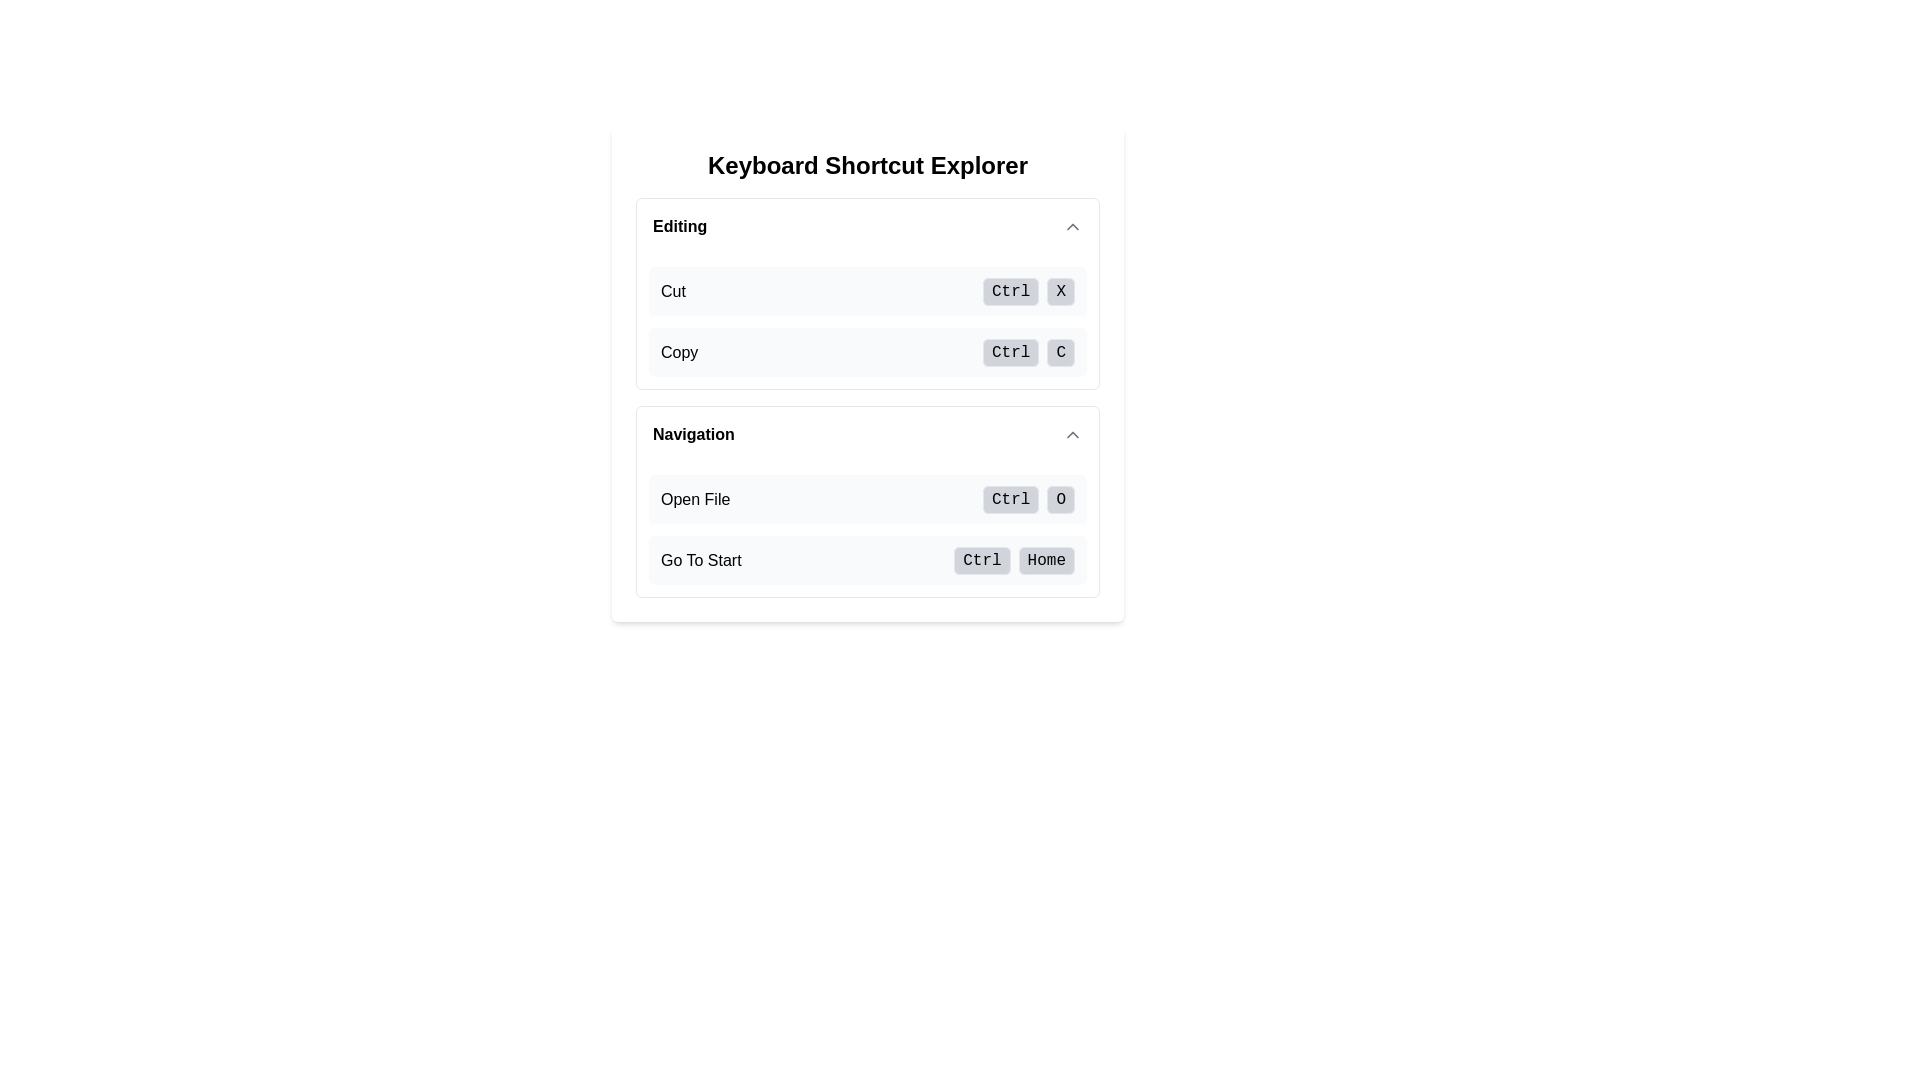 Image resolution: width=1920 pixels, height=1080 pixels. Describe the element at coordinates (1060, 499) in the screenshot. I see `the rounded rectangular button with a light gray background and 'O' text, located in the 'Navigation' section of the 'Keyboard Shortcut Explorer' interface` at that location.